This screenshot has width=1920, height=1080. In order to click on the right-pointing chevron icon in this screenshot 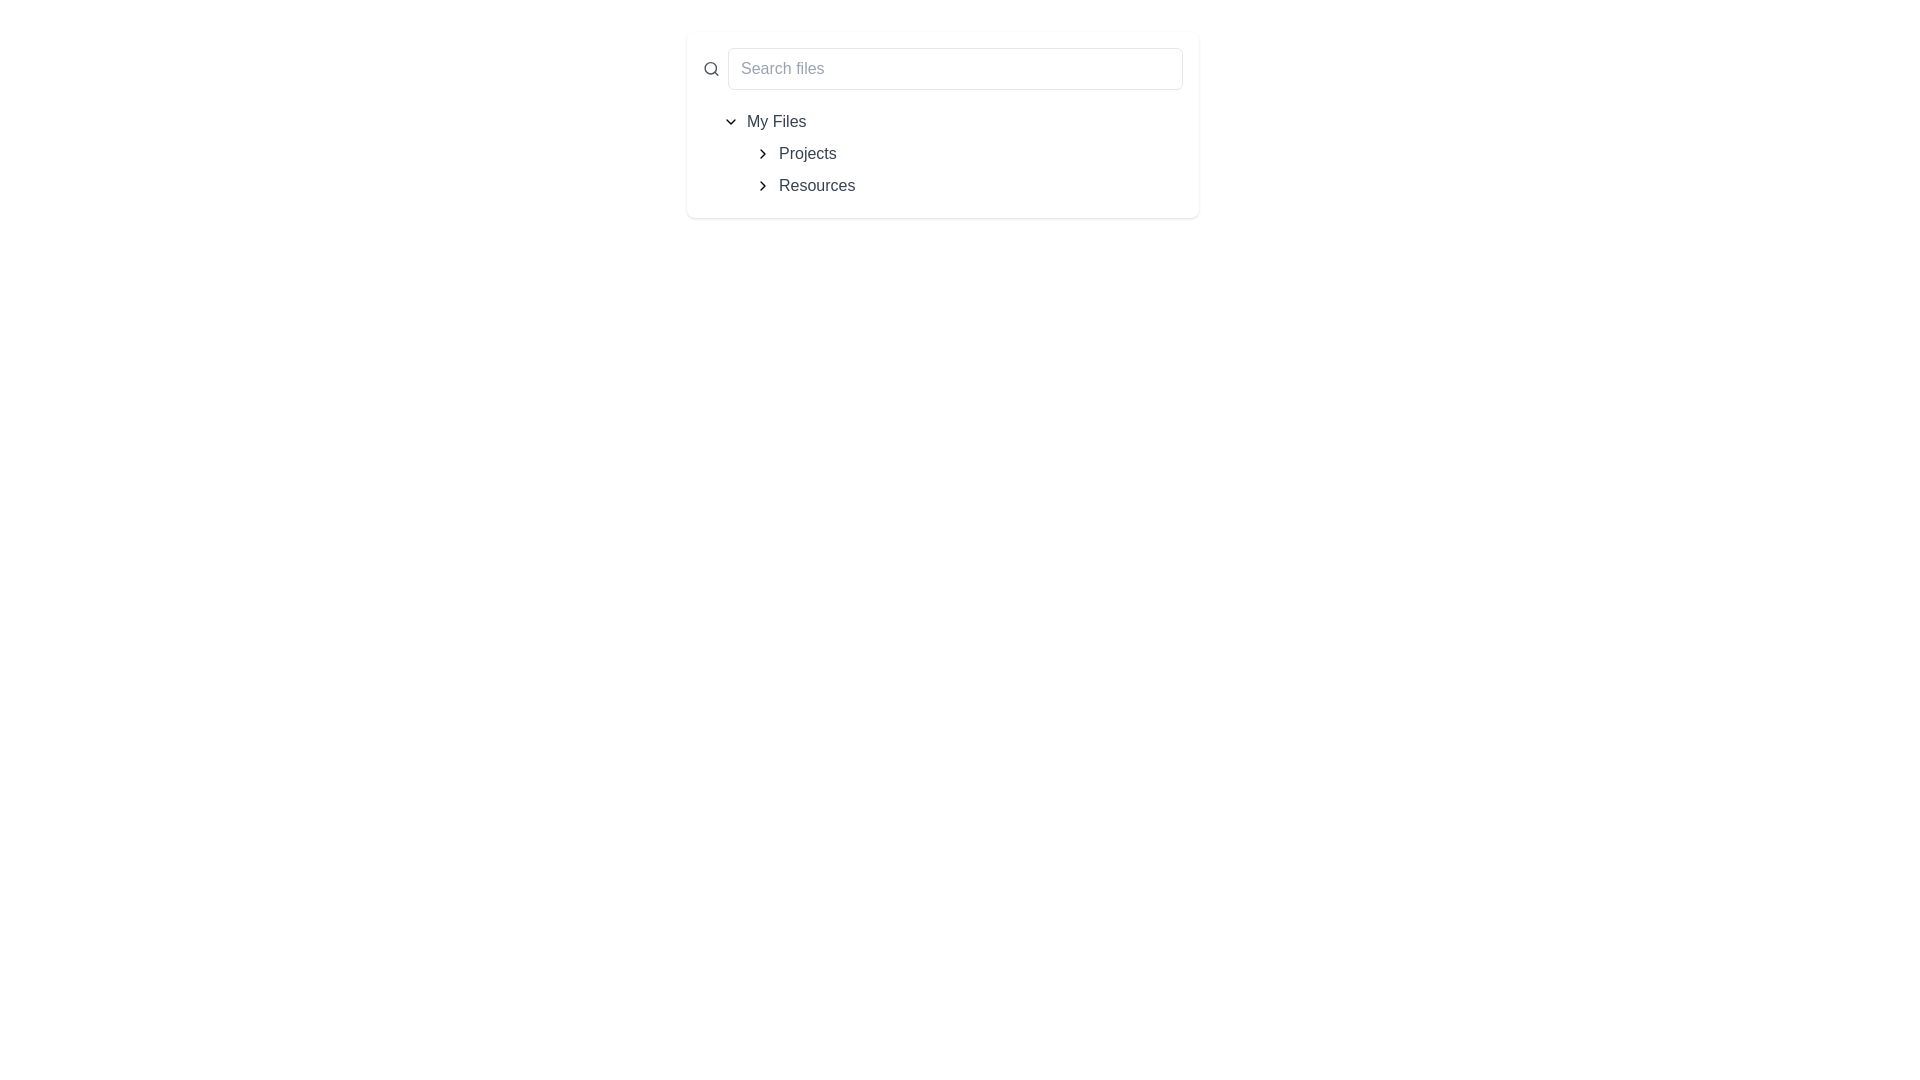, I will do `click(762, 153)`.